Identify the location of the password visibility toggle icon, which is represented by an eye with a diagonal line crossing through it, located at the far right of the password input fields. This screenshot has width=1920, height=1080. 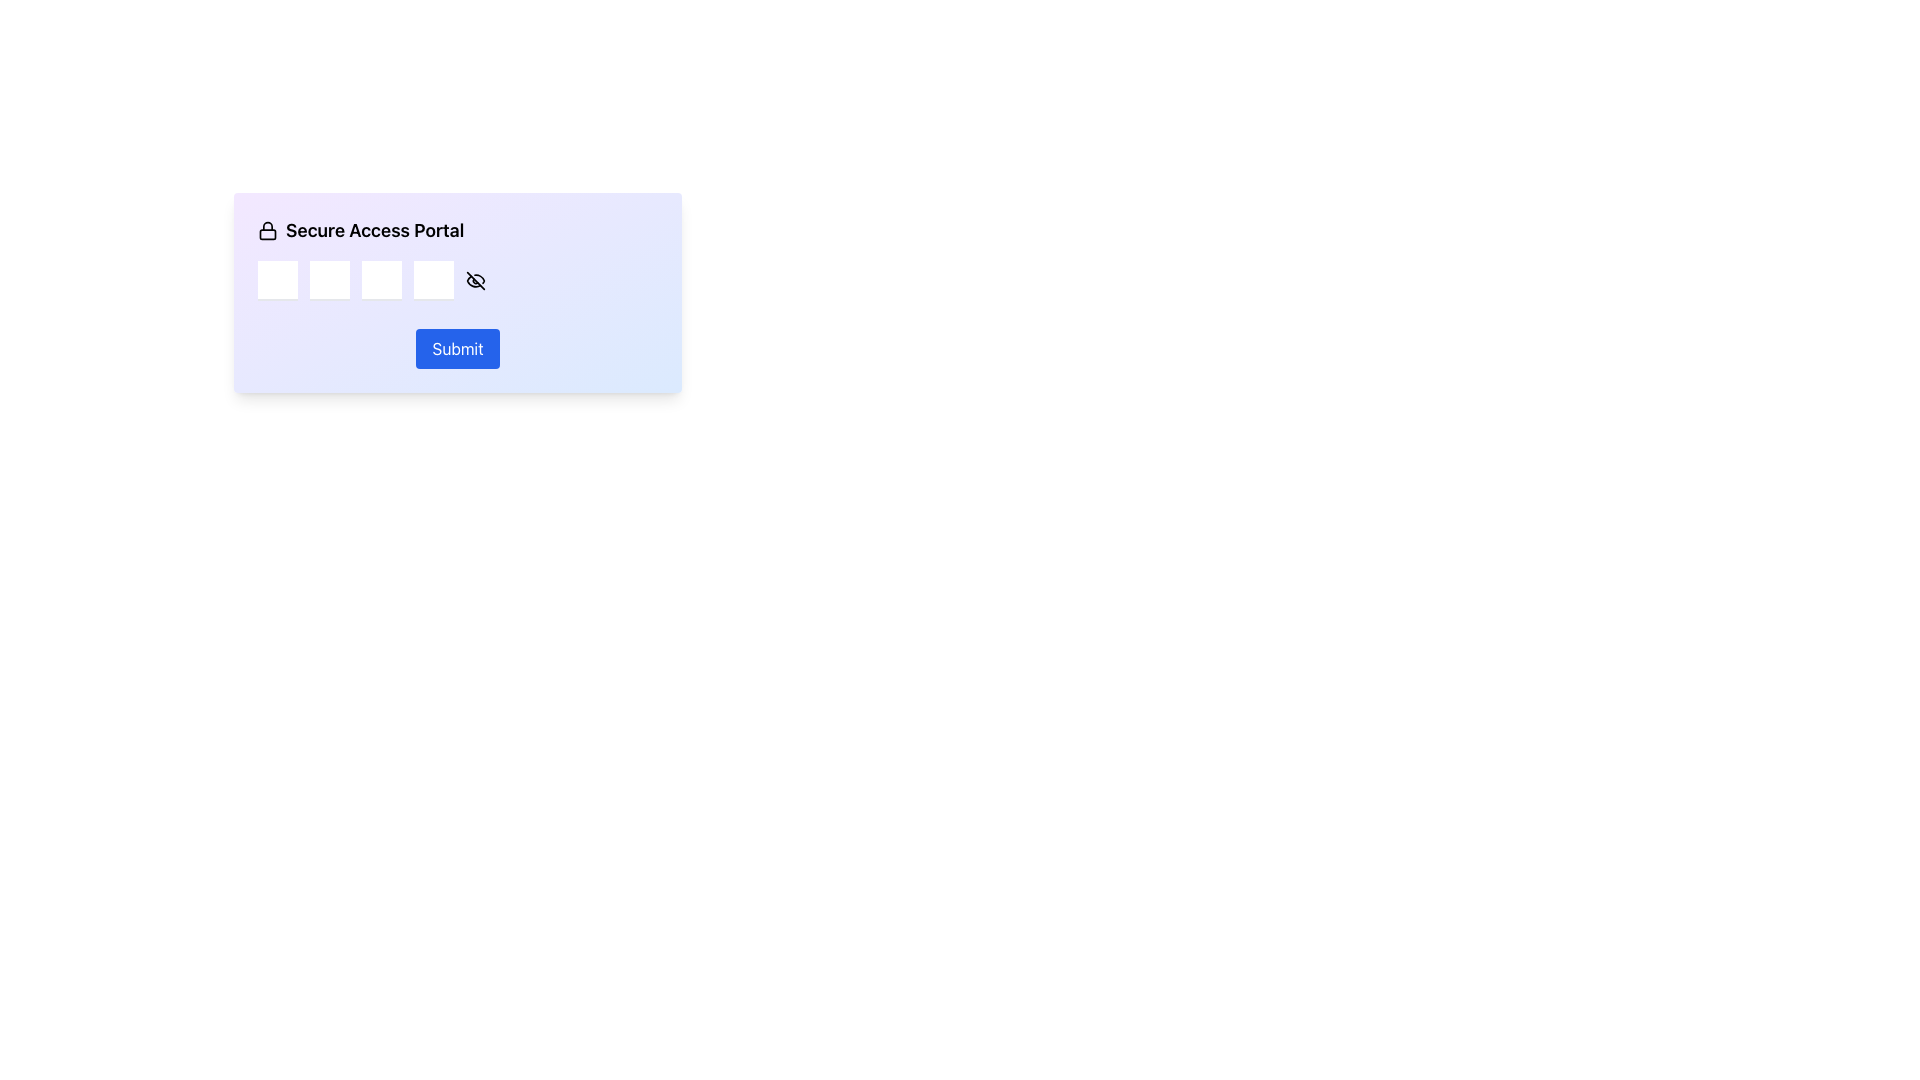
(474, 281).